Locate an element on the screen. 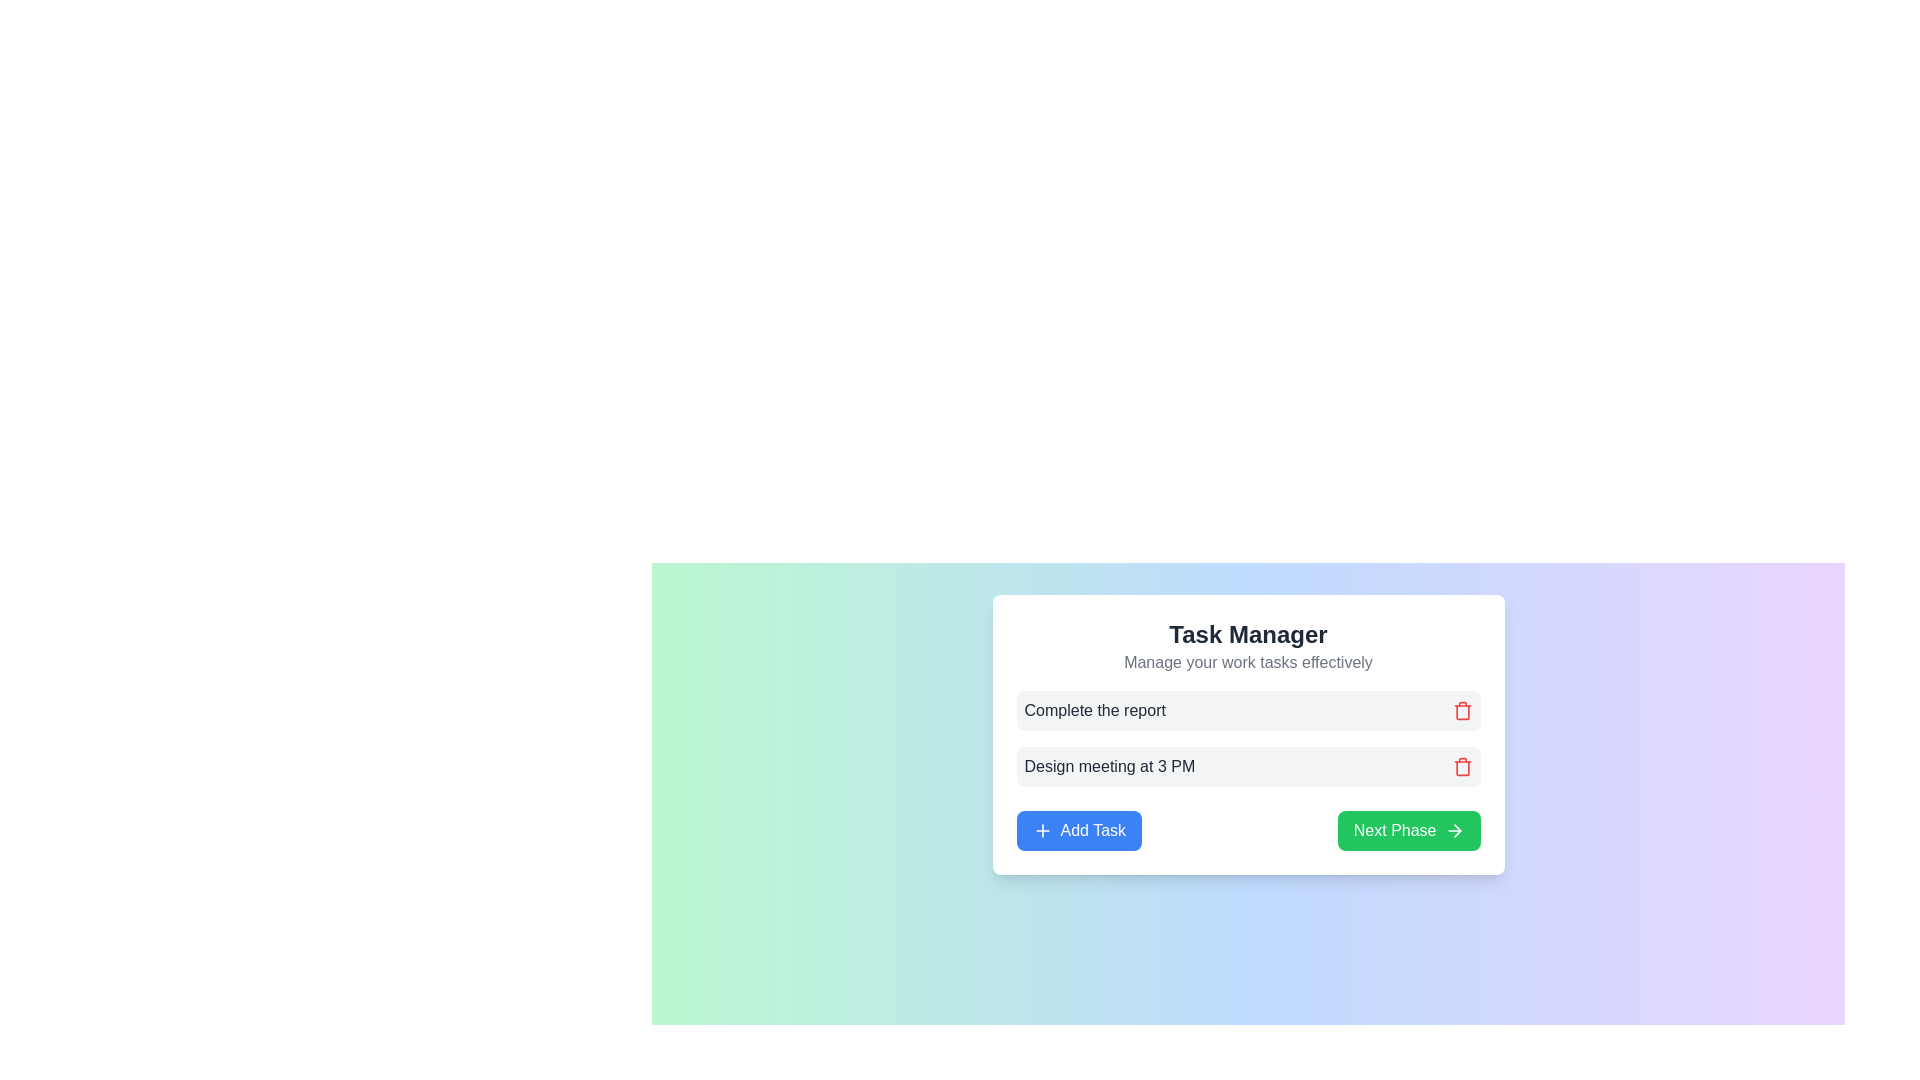 The height and width of the screenshot is (1080, 1920). the blue 'Add Task' button with rounded corners that has white text and a '+' icon is located at coordinates (1078, 830).